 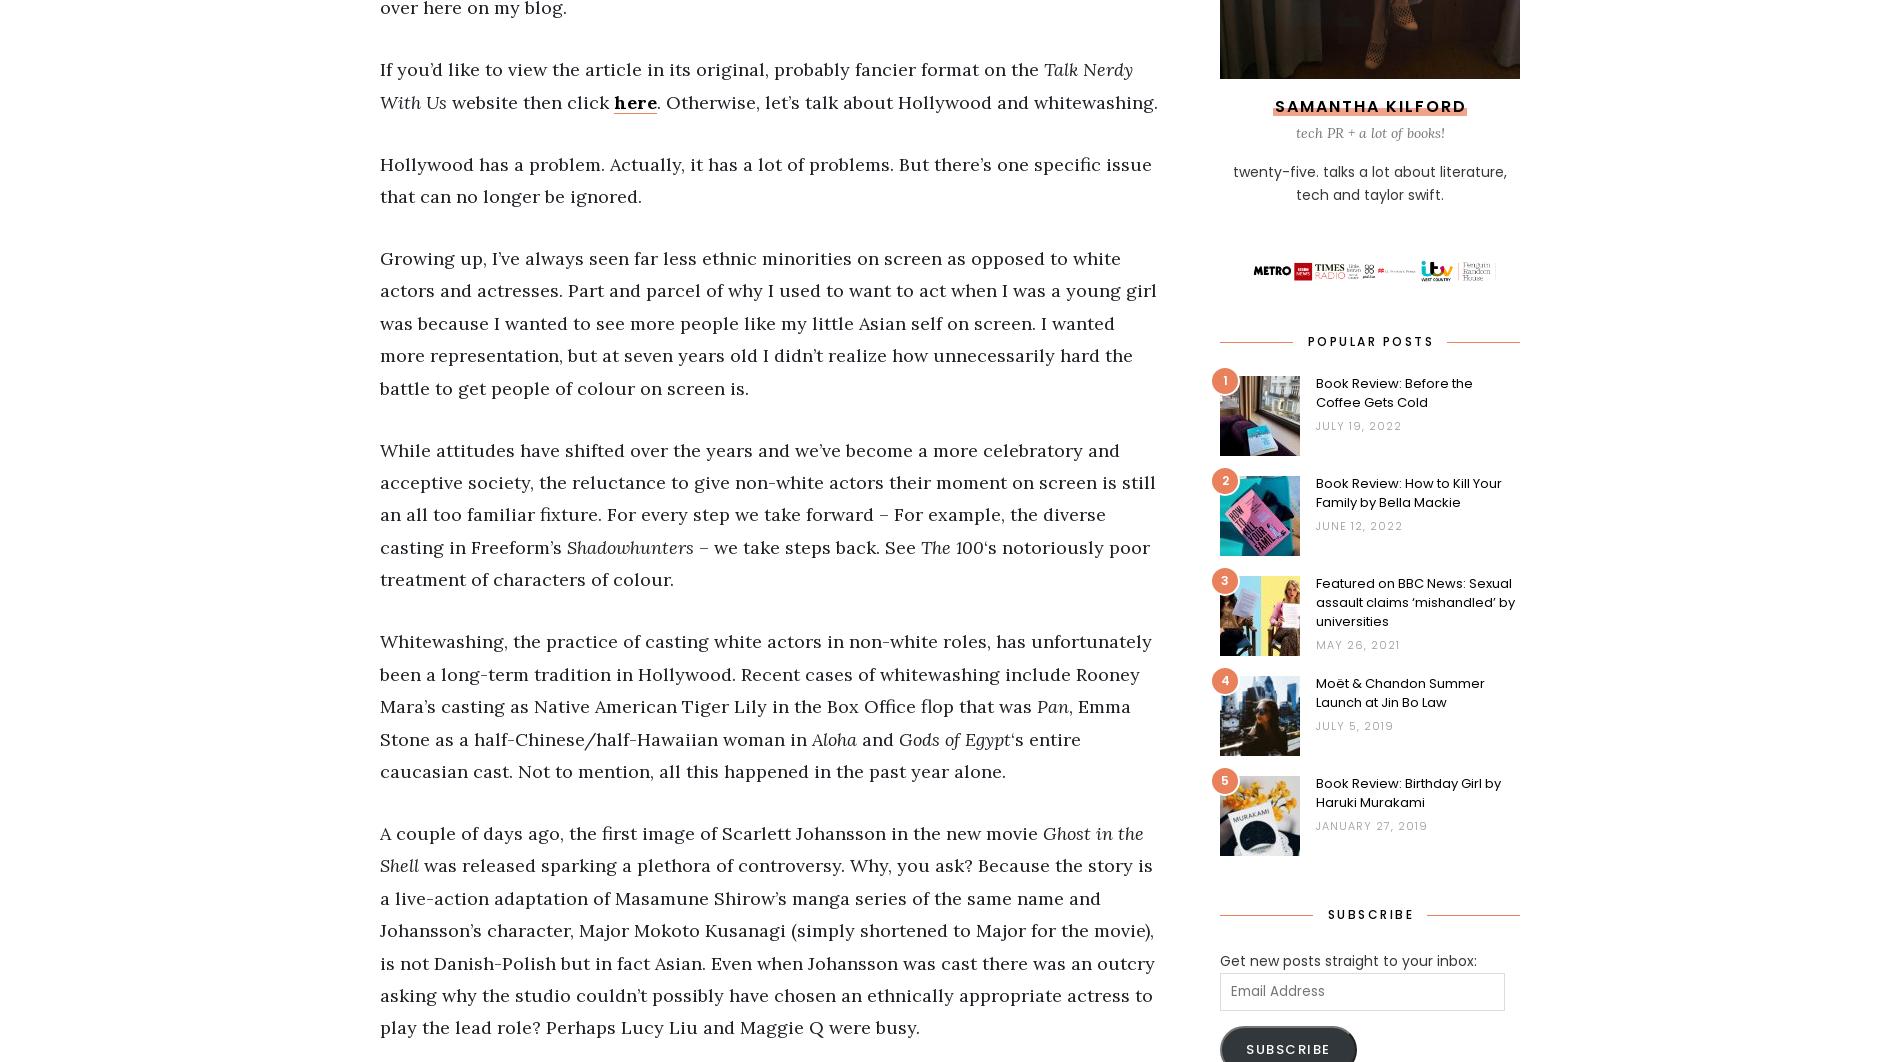 I want to click on '– we take steps back. See', so click(x=808, y=546).